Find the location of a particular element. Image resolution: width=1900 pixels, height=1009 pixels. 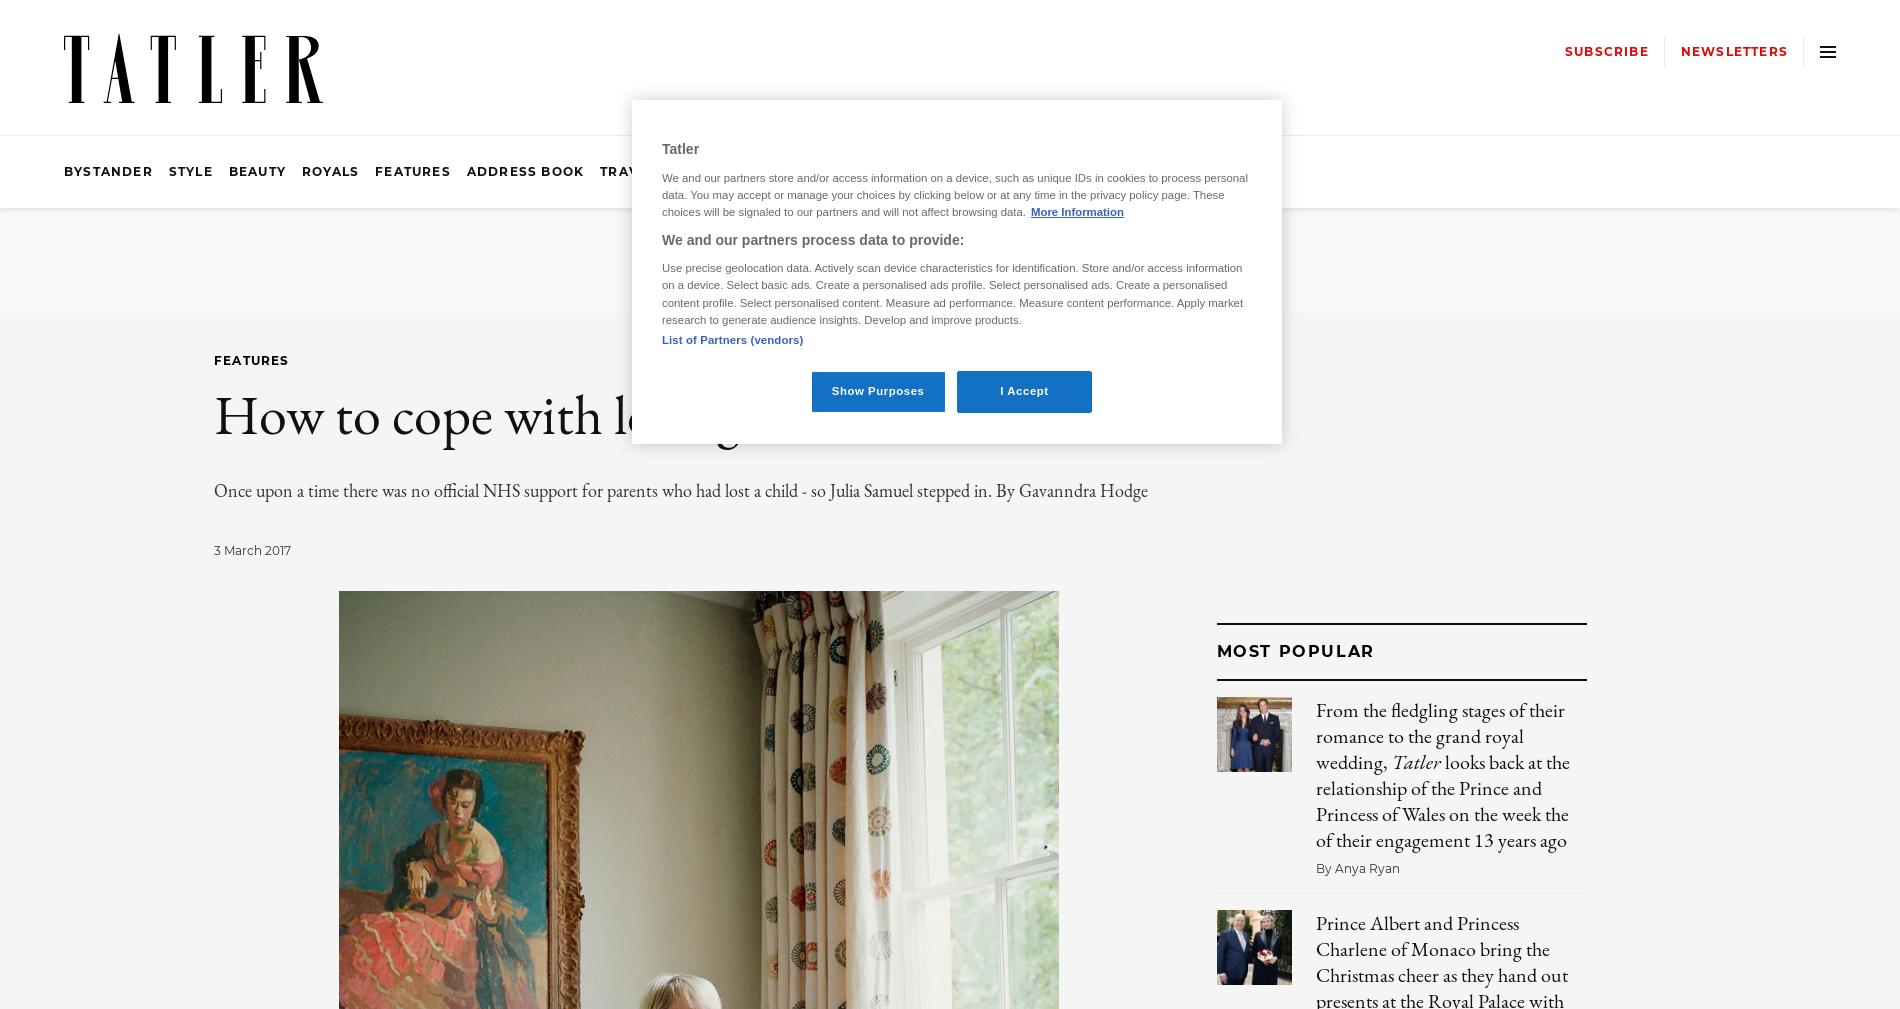

'Royals' is located at coordinates (329, 170).